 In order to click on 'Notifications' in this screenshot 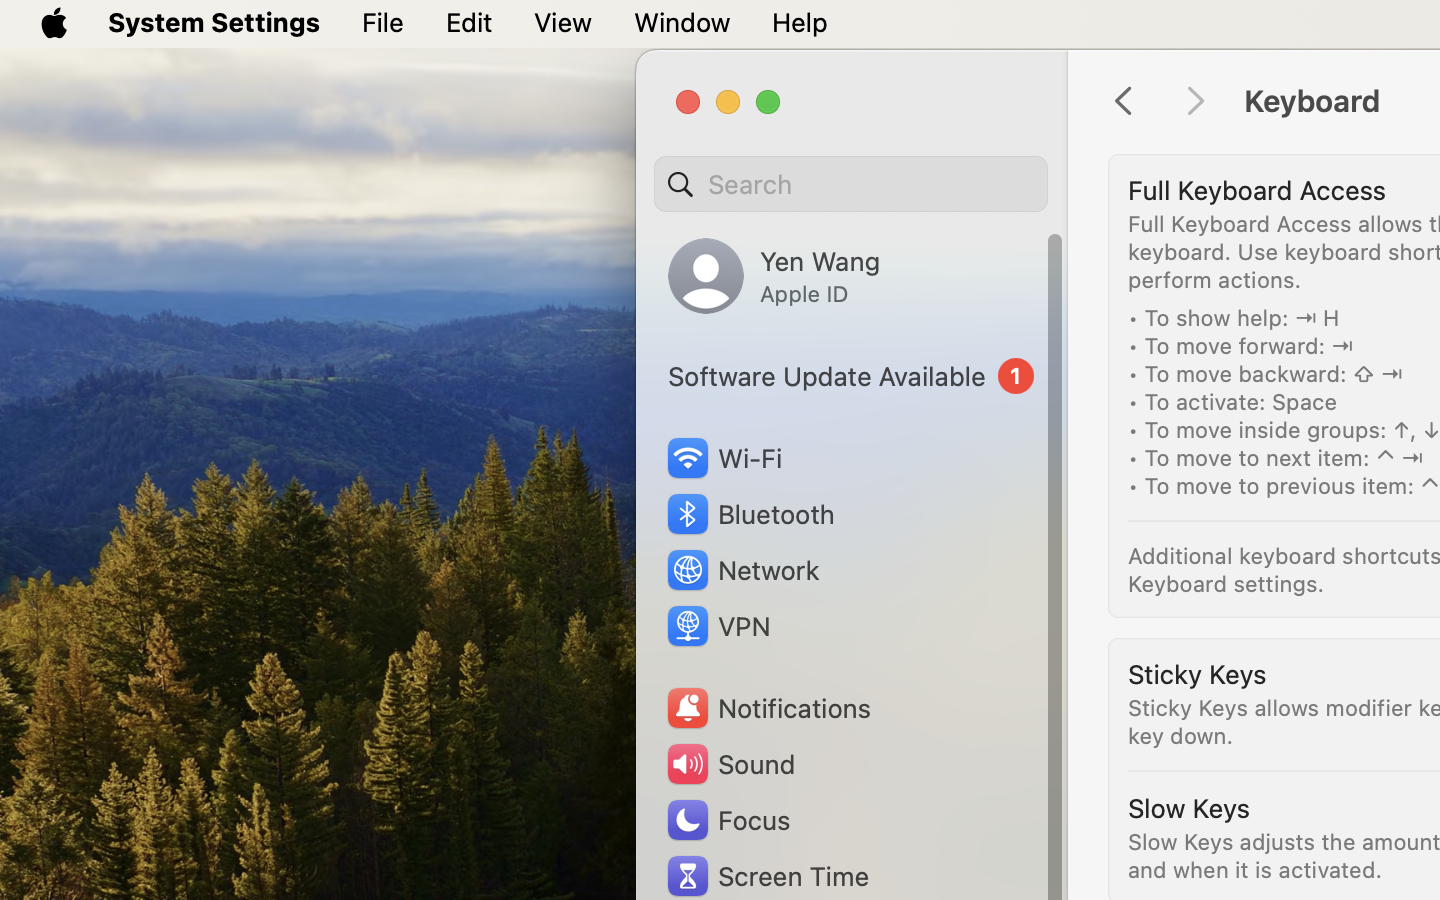, I will do `click(766, 707)`.